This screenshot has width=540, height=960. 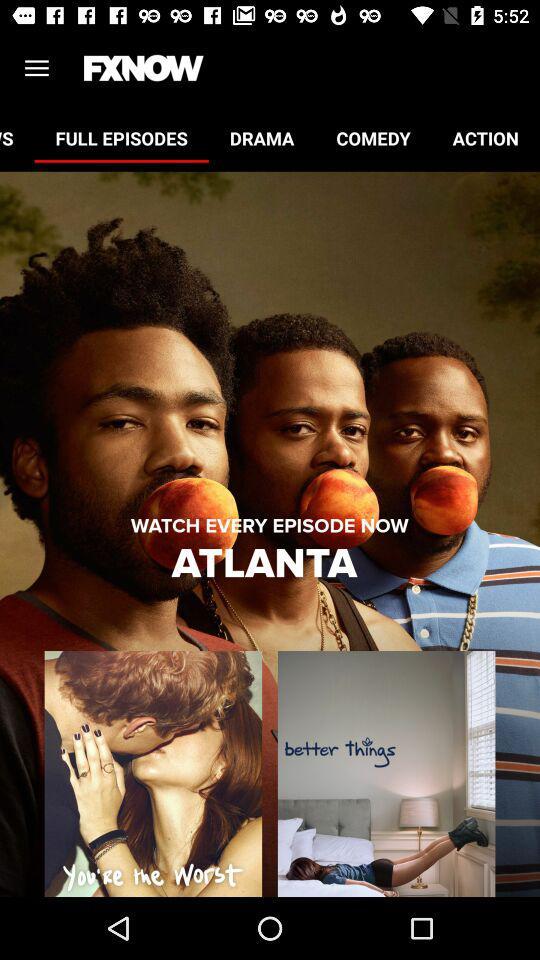 I want to click on the icon next to full episodes item, so click(x=16, y=137).